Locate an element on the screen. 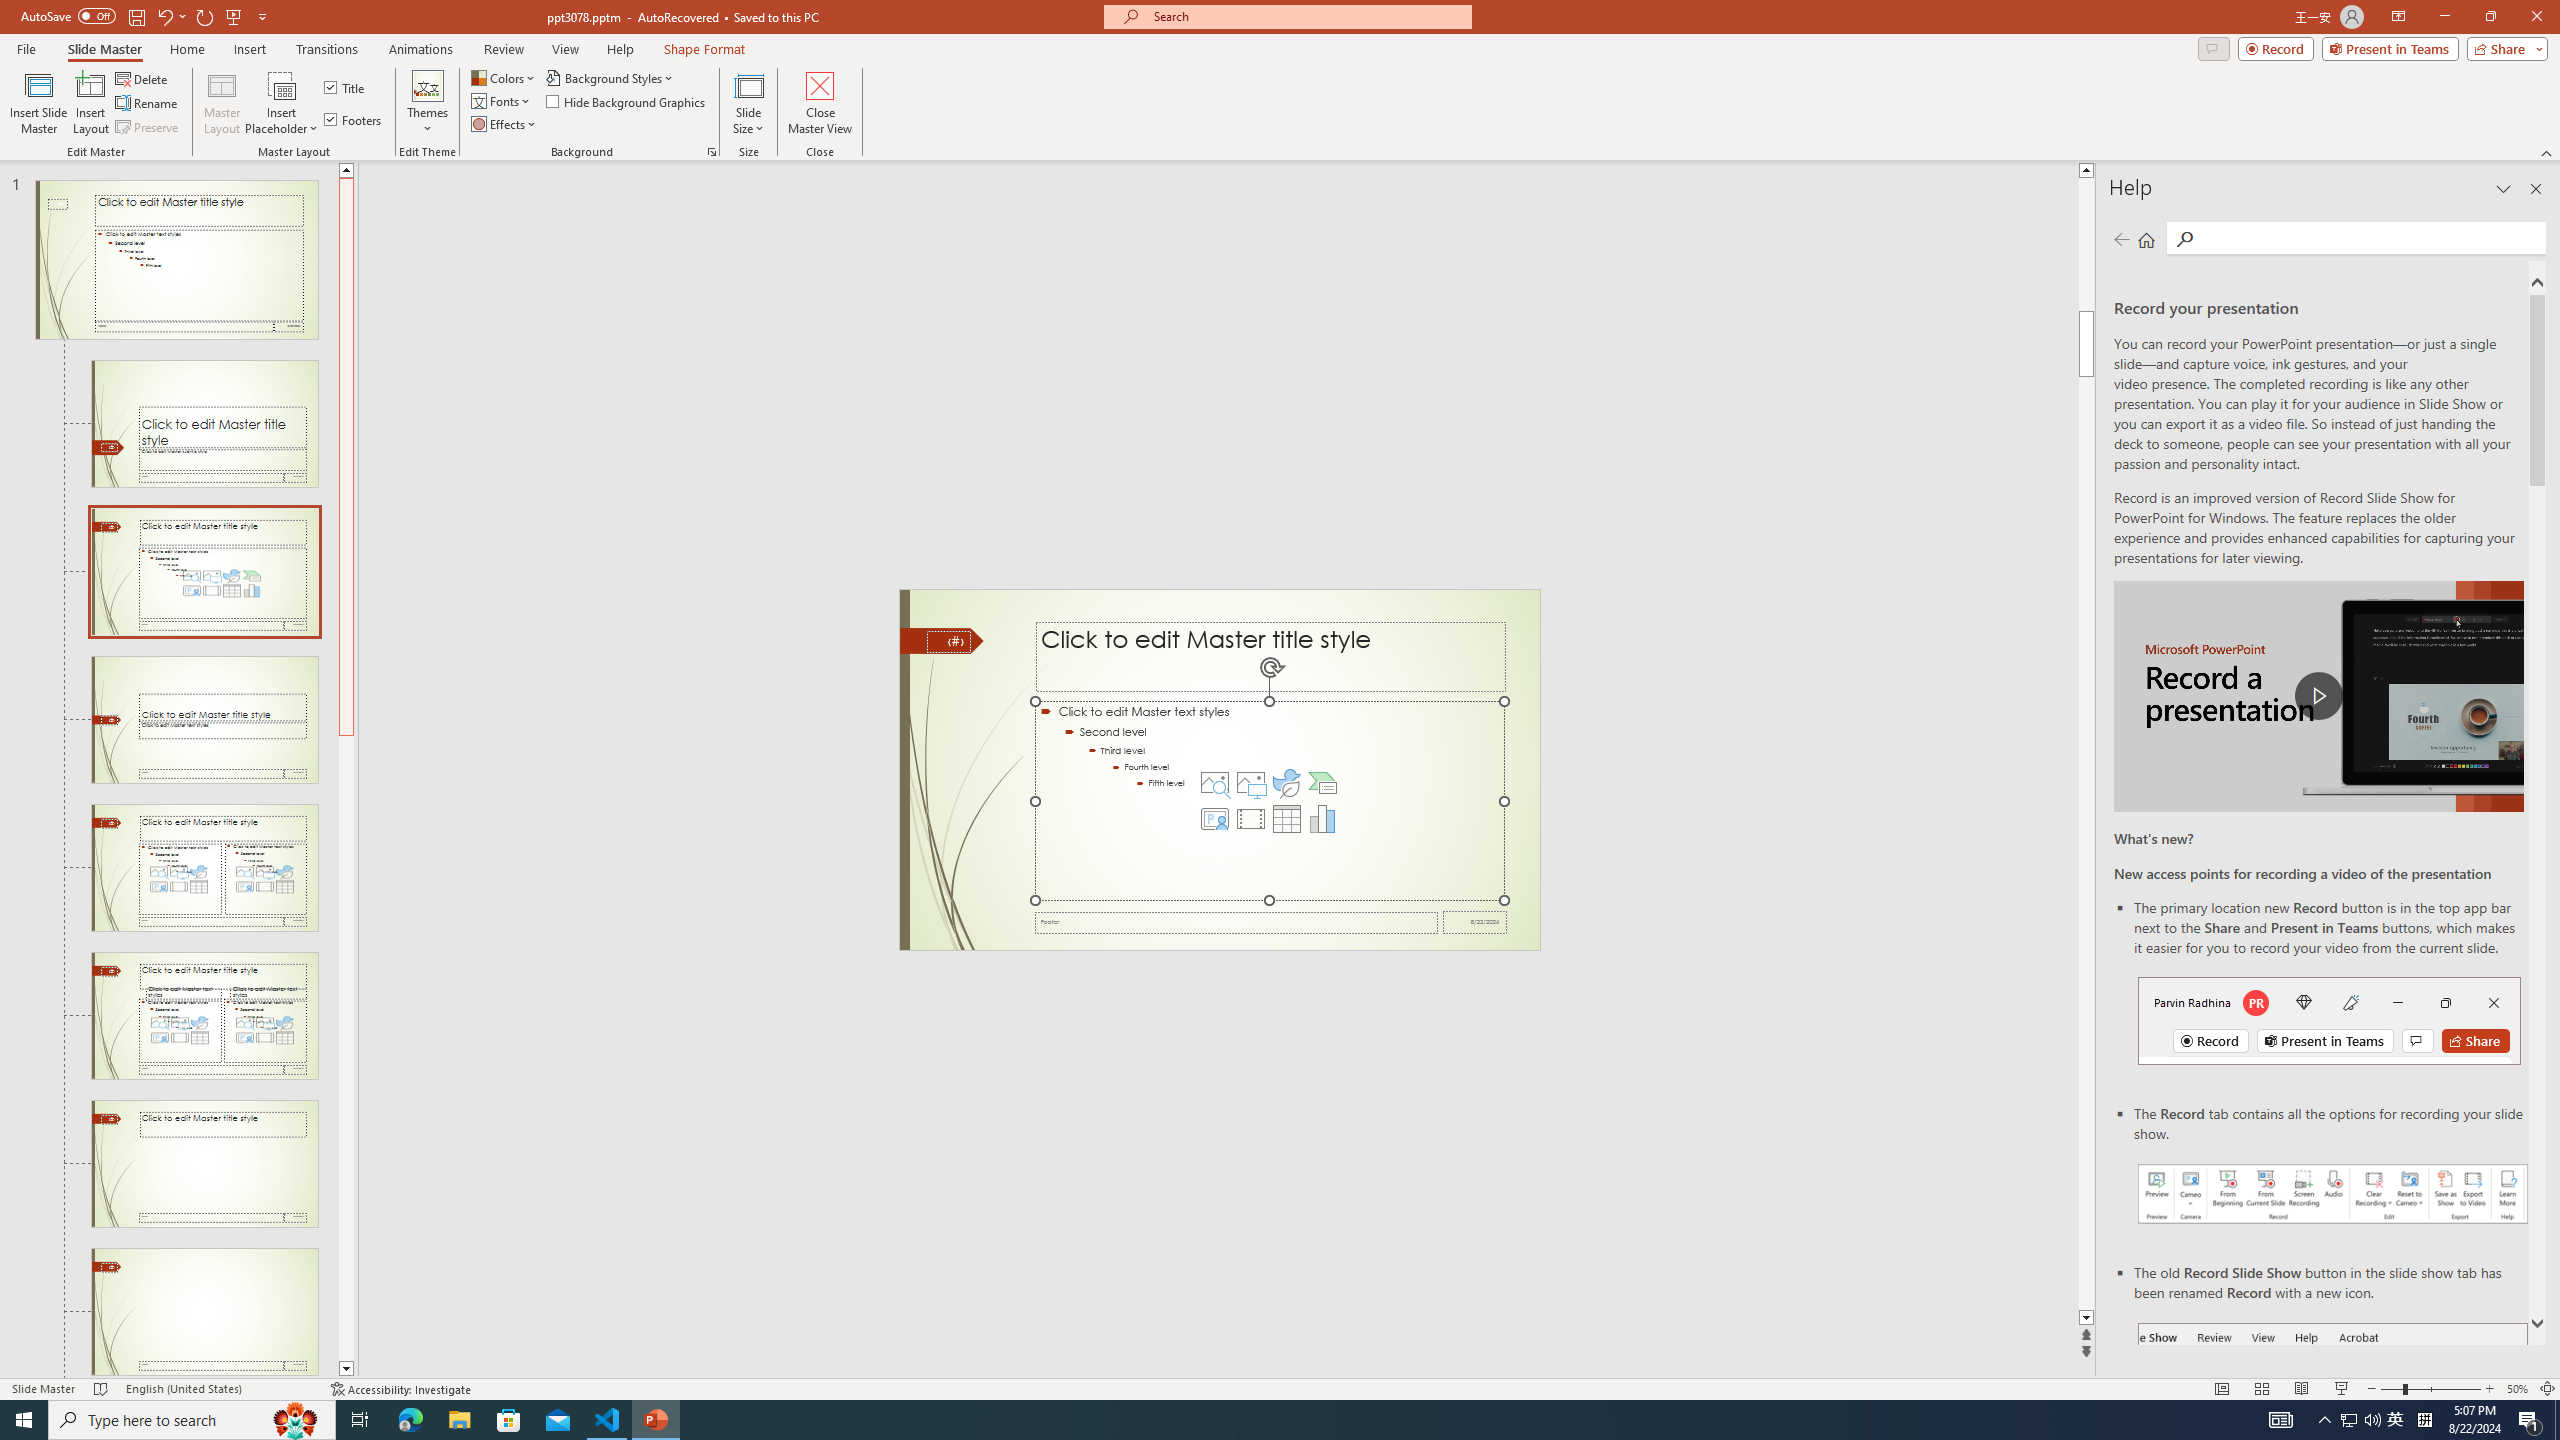 This screenshot has width=2560, height=1440. 'Freeform 11' is located at coordinates (941, 639).